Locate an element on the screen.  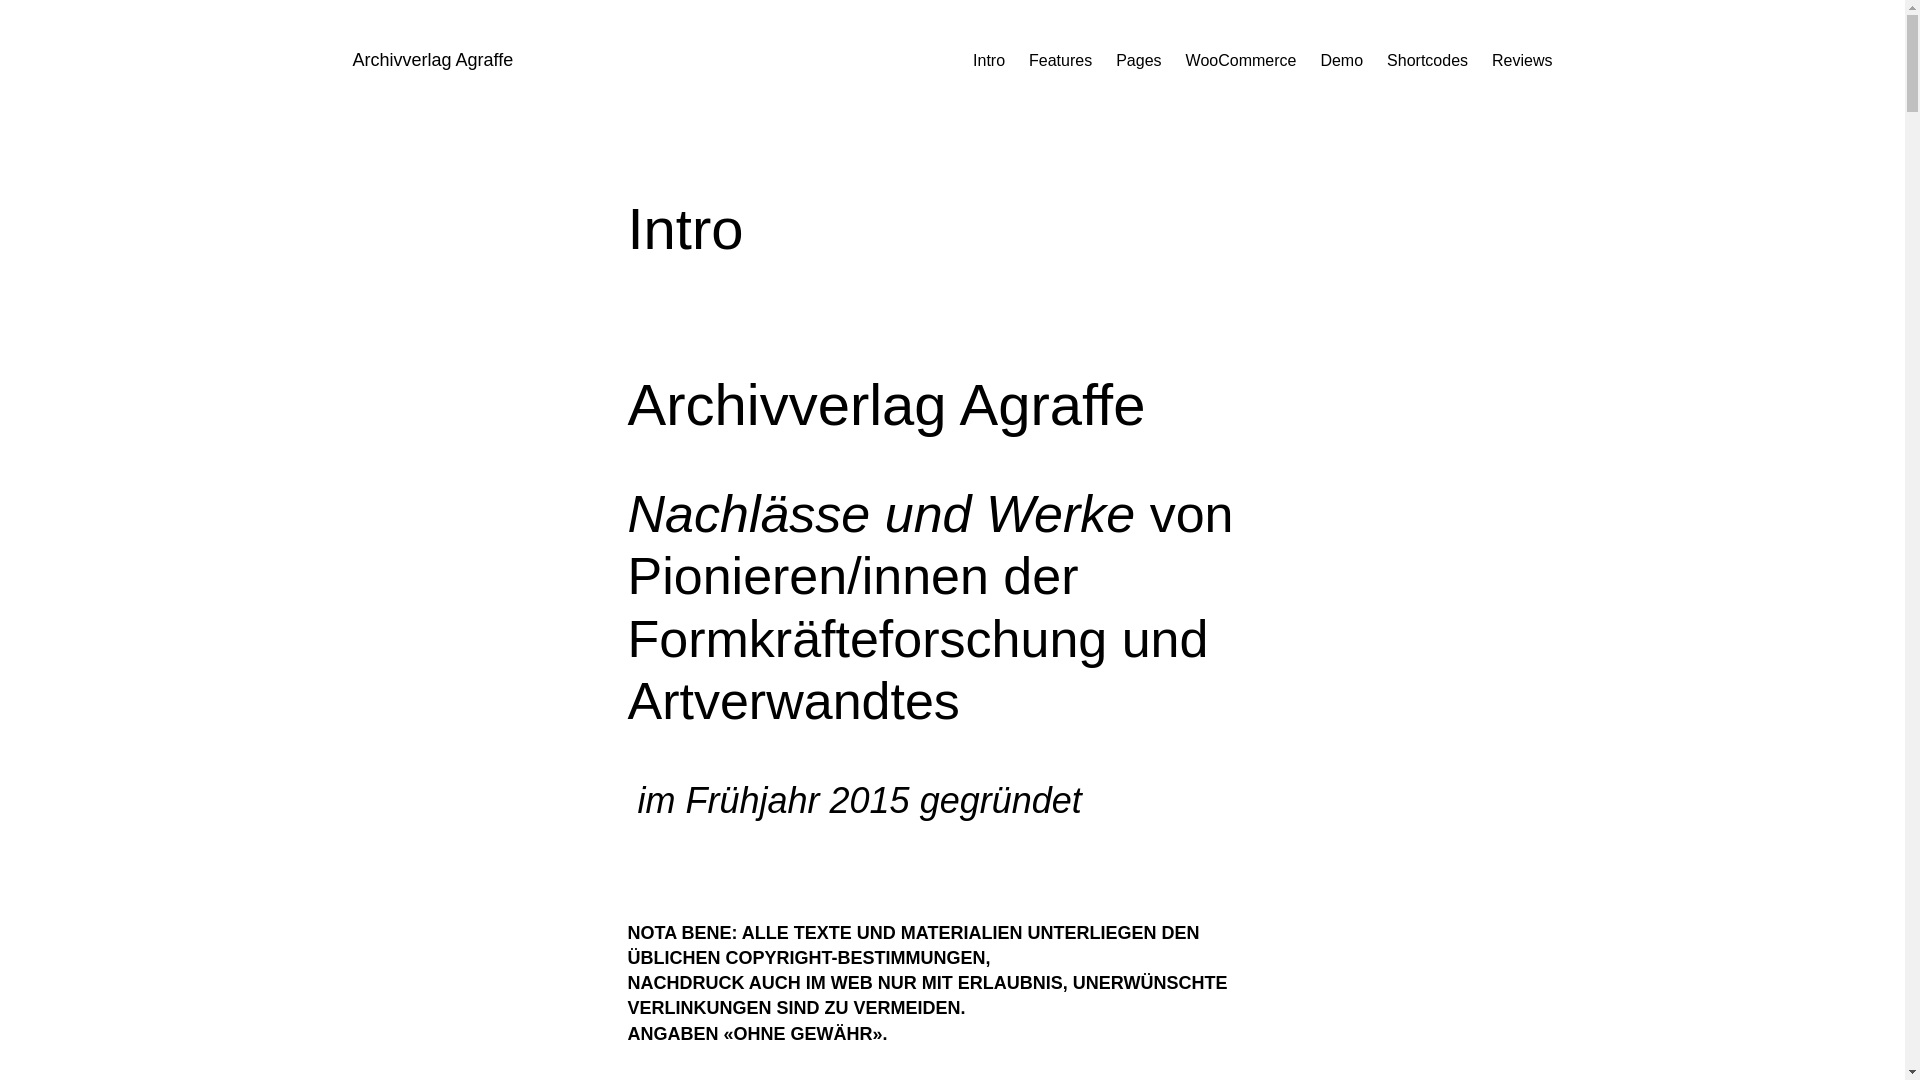
'Archivverlag Agraffe' is located at coordinates (351, 59).